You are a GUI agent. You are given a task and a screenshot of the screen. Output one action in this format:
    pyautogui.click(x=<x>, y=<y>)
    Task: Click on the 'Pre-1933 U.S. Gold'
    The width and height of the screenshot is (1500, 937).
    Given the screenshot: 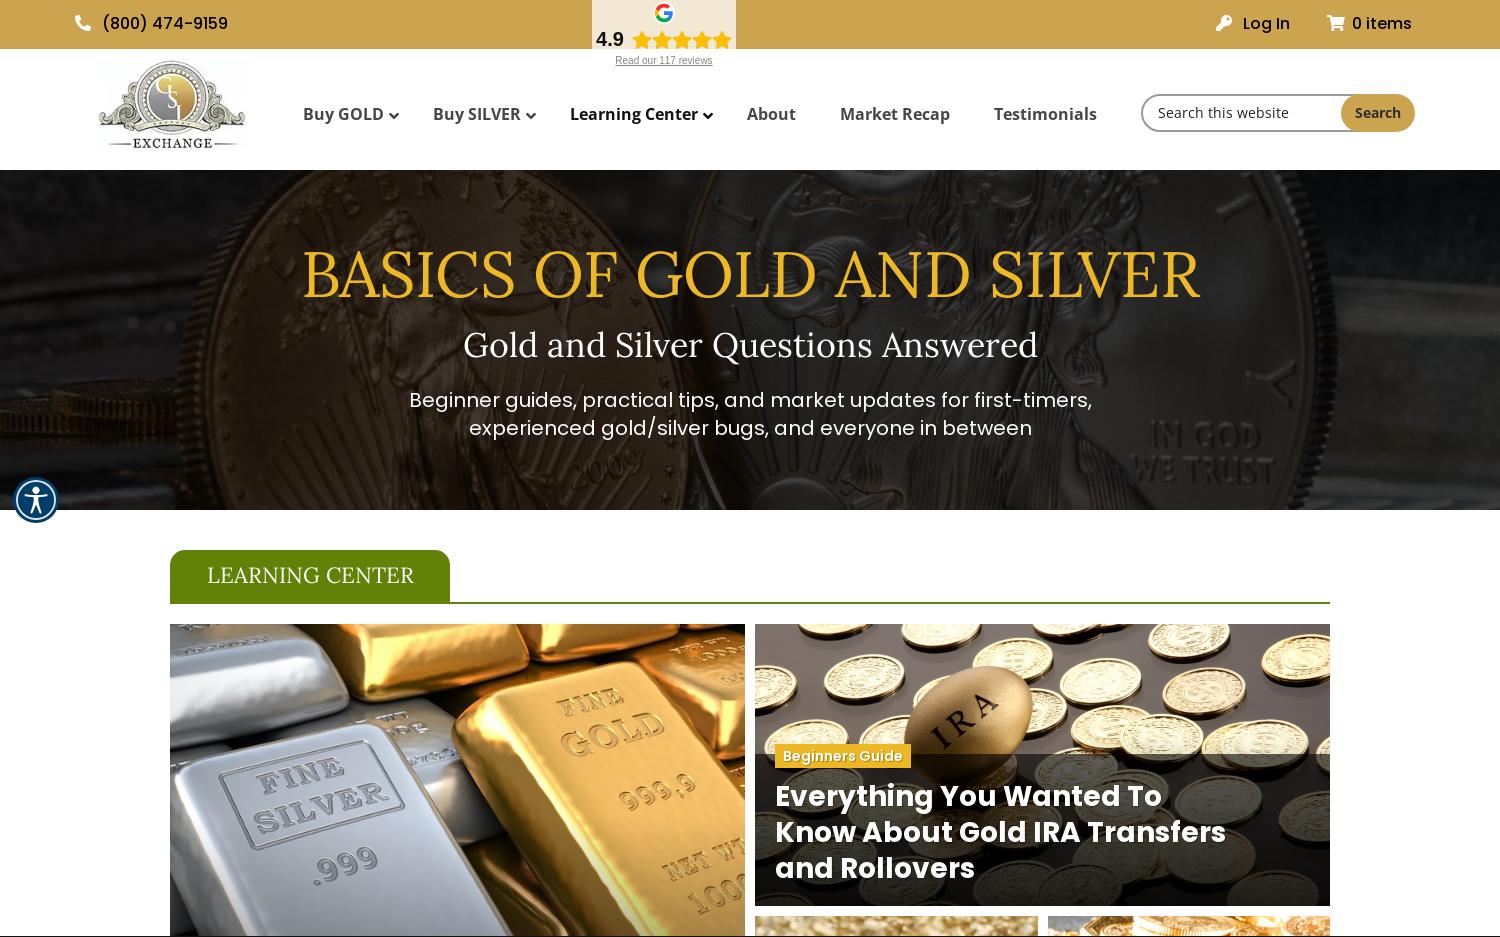 What is the action you would take?
    pyautogui.click(x=576, y=288)
    